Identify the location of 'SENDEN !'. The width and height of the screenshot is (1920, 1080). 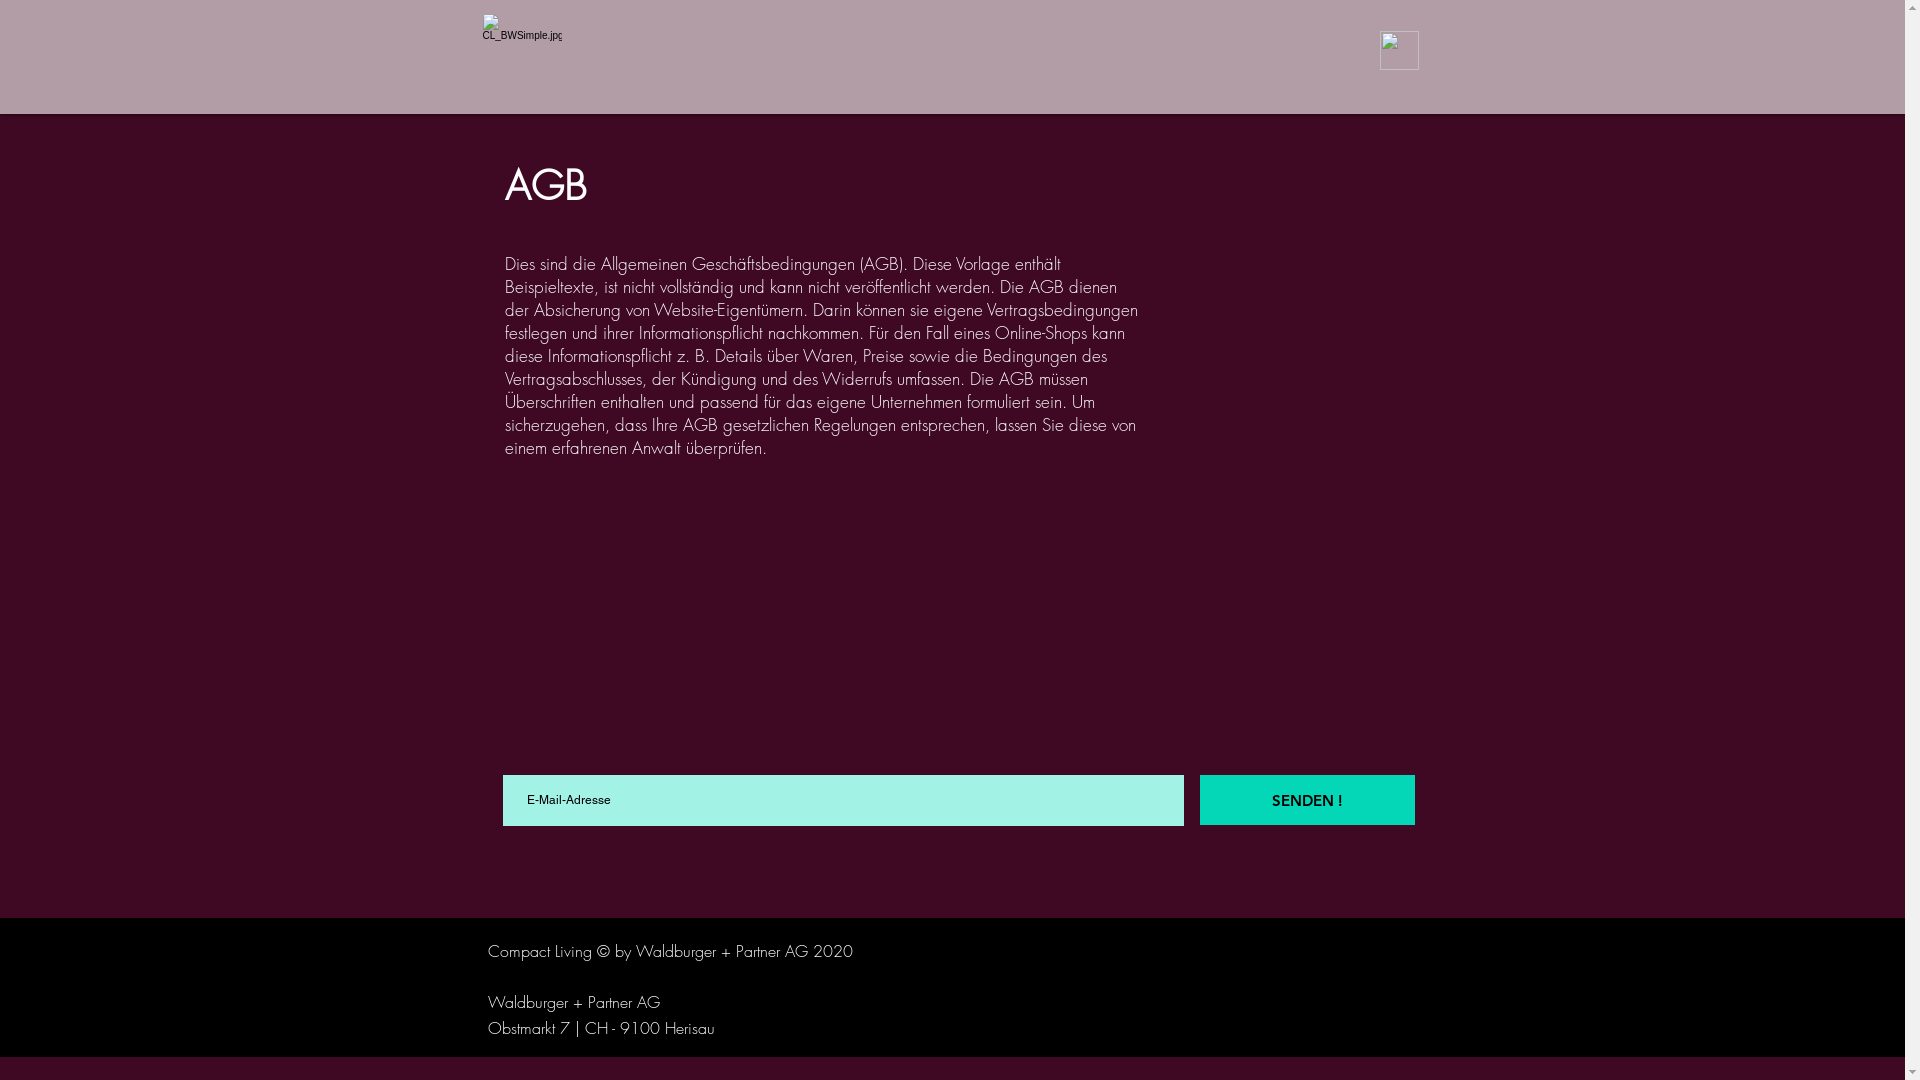
(1307, 798).